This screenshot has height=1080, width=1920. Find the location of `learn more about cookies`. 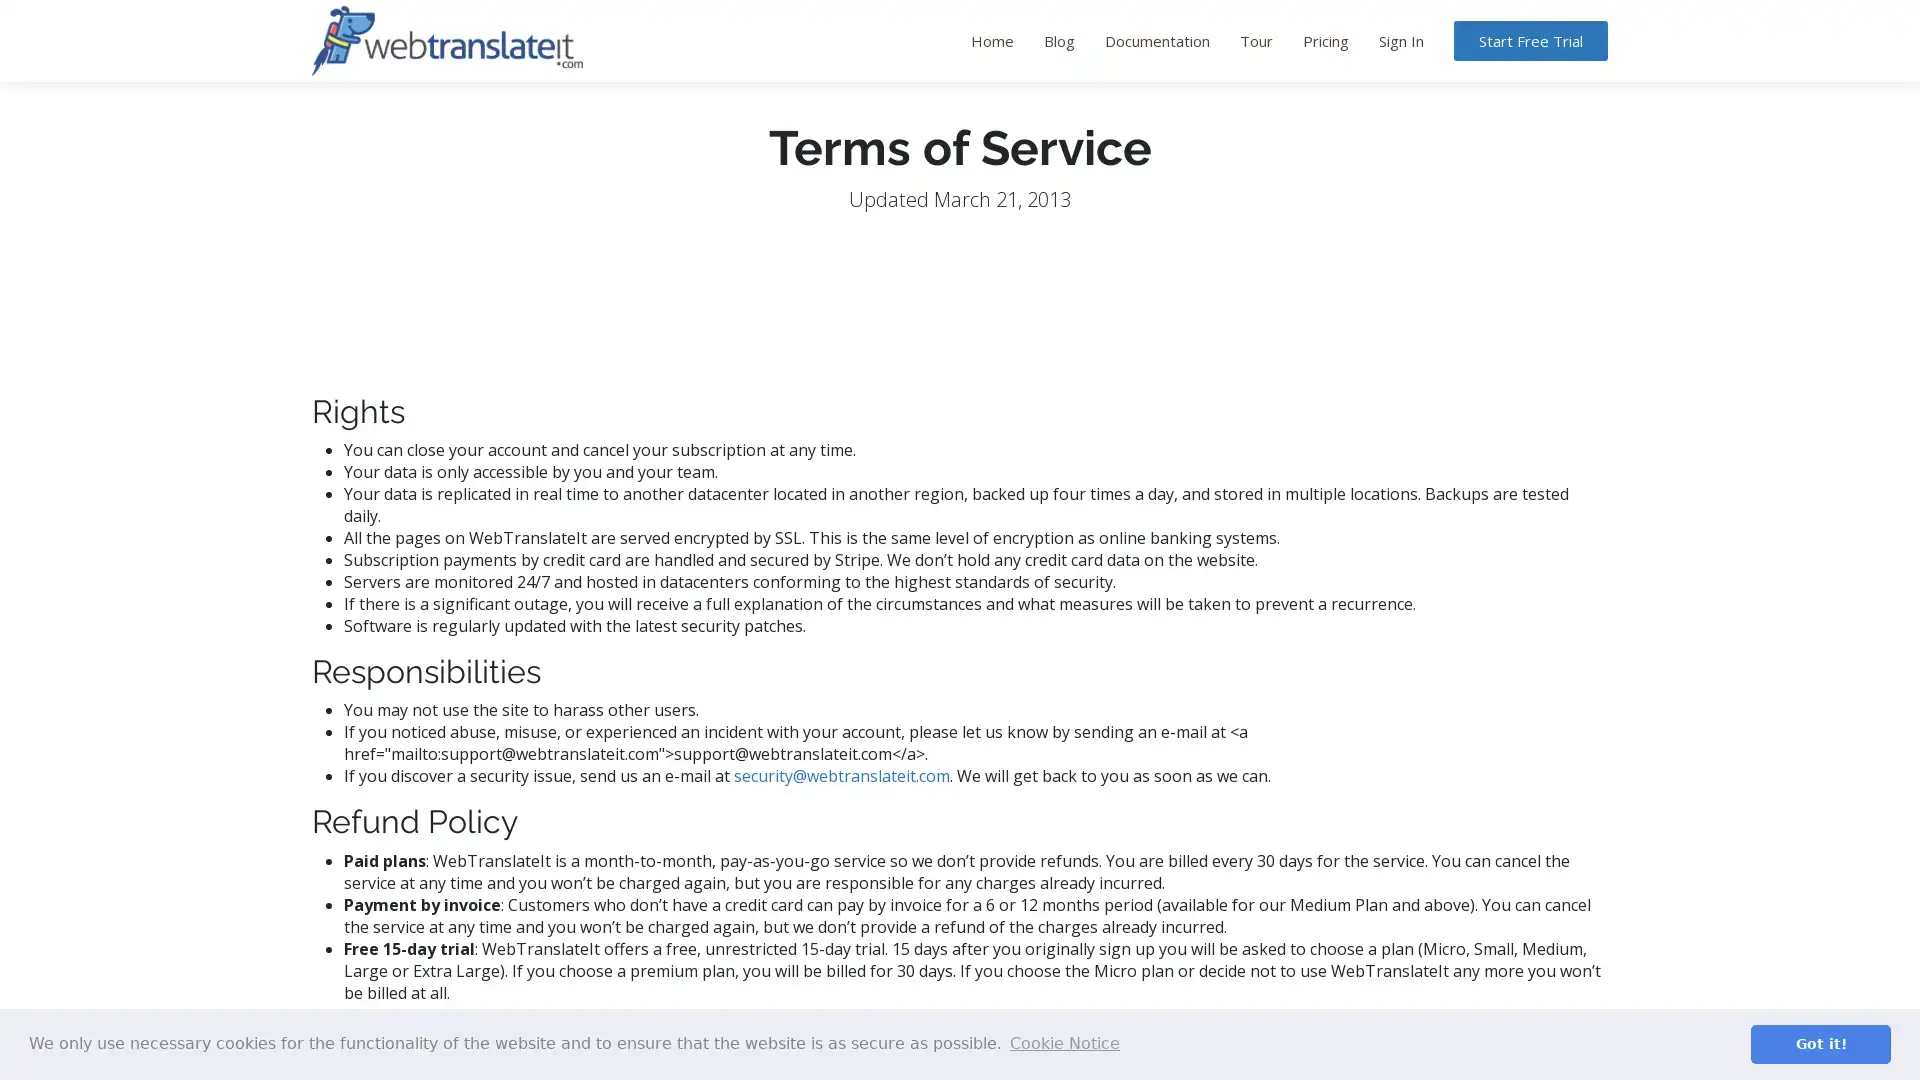

learn more about cookies is located at coordinates (1063, 1043).